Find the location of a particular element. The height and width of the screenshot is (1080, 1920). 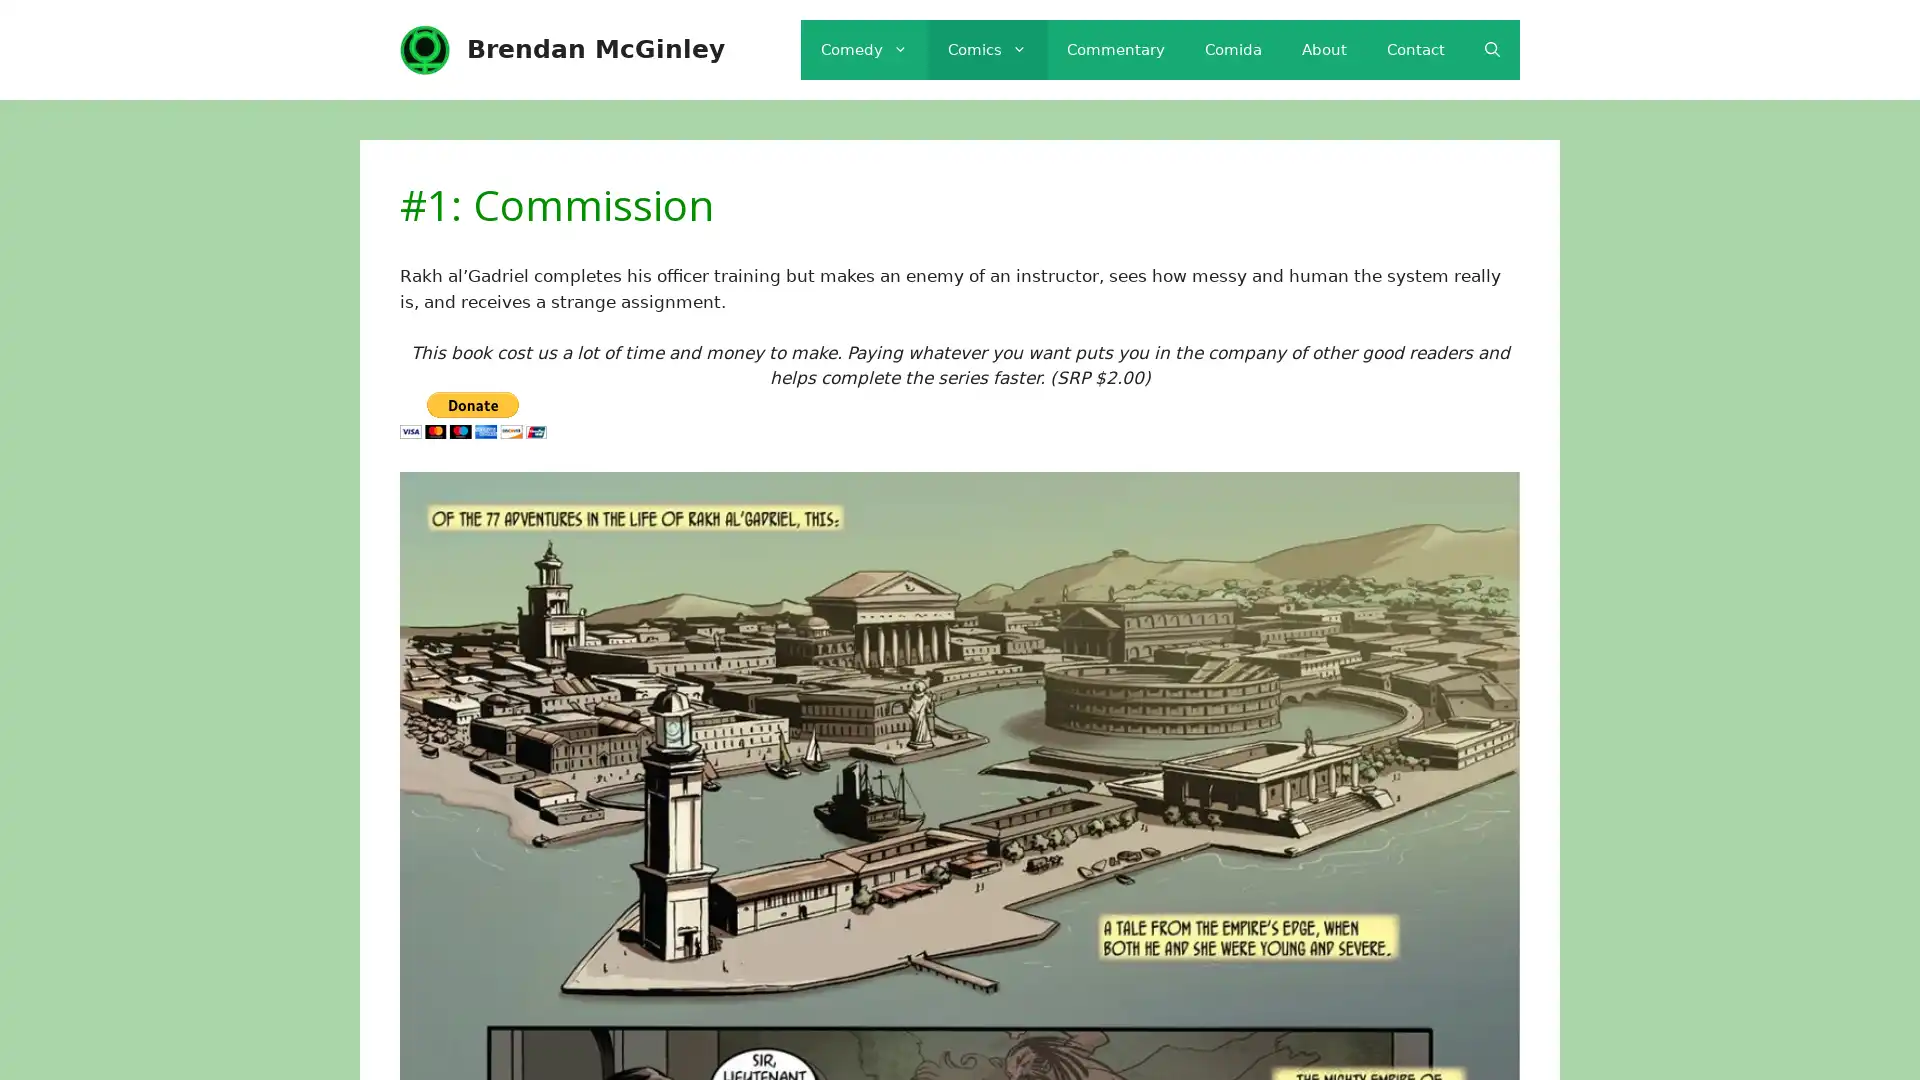

PayPal - The safer, easier way to pay online! is located at coordinates (472, 413).